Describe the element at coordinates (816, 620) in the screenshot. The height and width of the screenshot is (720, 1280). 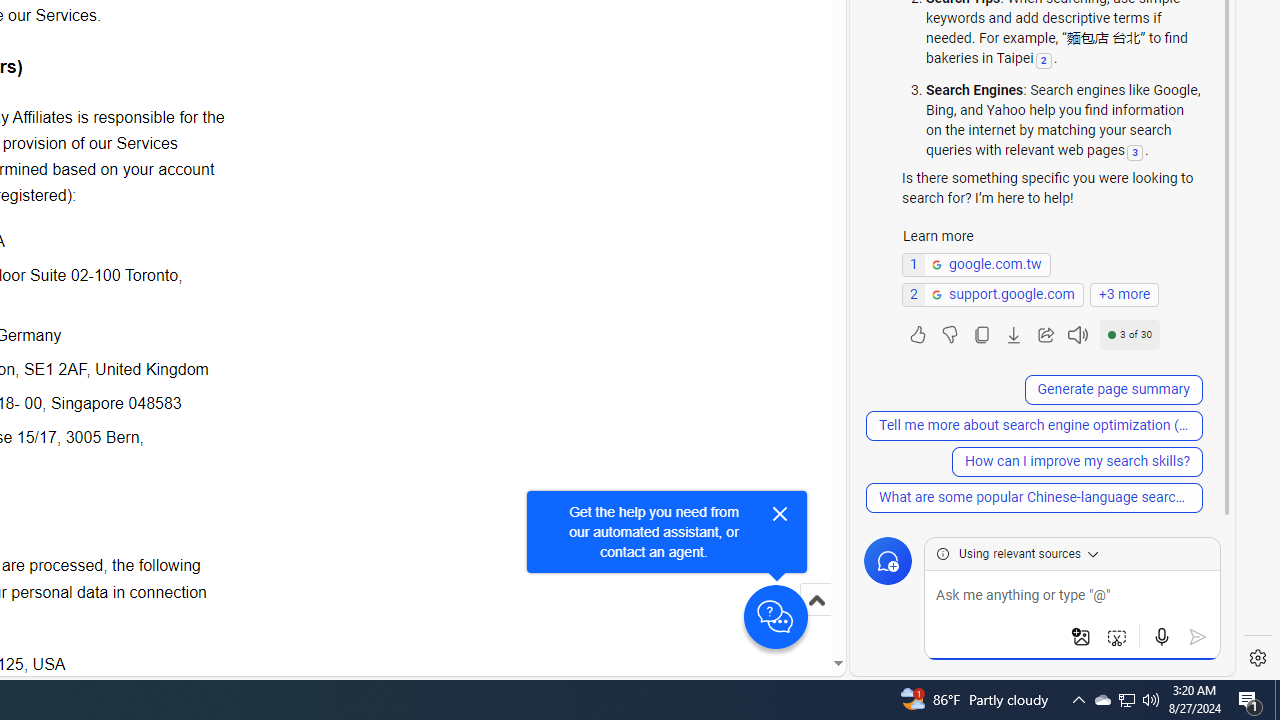
I see `'Scroll to top'` at that location.